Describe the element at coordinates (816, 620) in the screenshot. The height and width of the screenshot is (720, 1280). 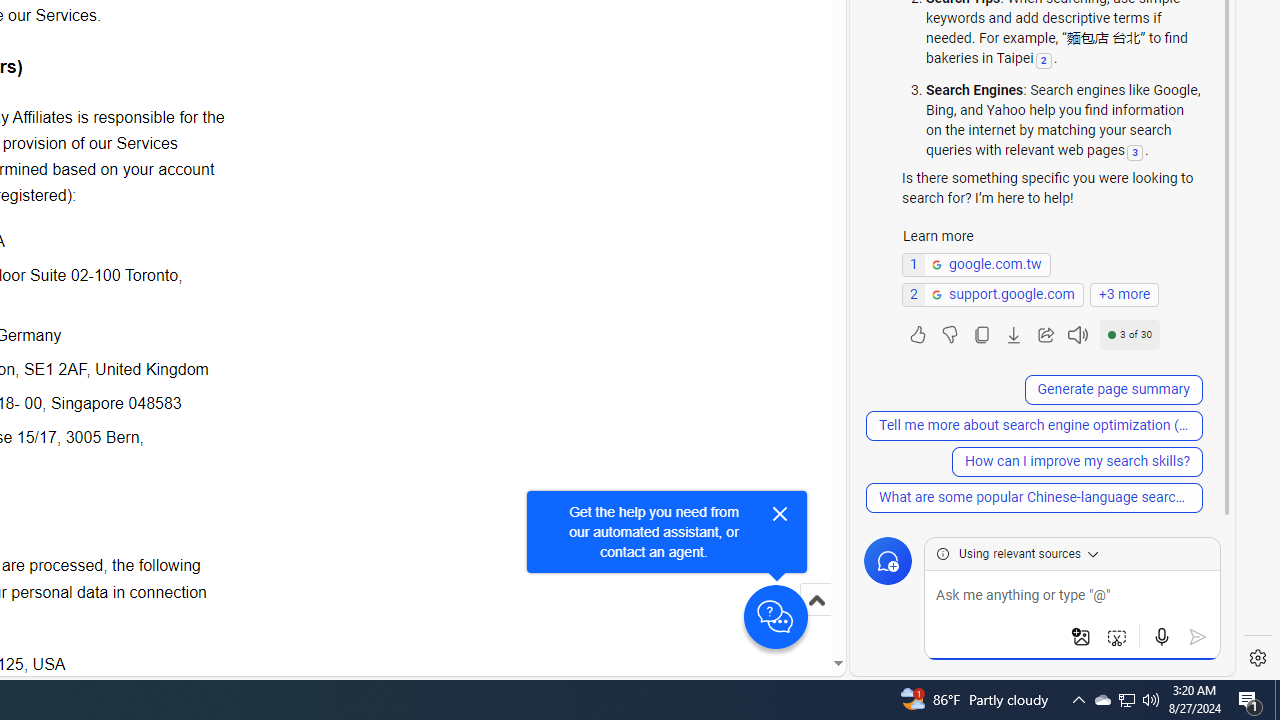
I see `'Scroll to top'` at that location.